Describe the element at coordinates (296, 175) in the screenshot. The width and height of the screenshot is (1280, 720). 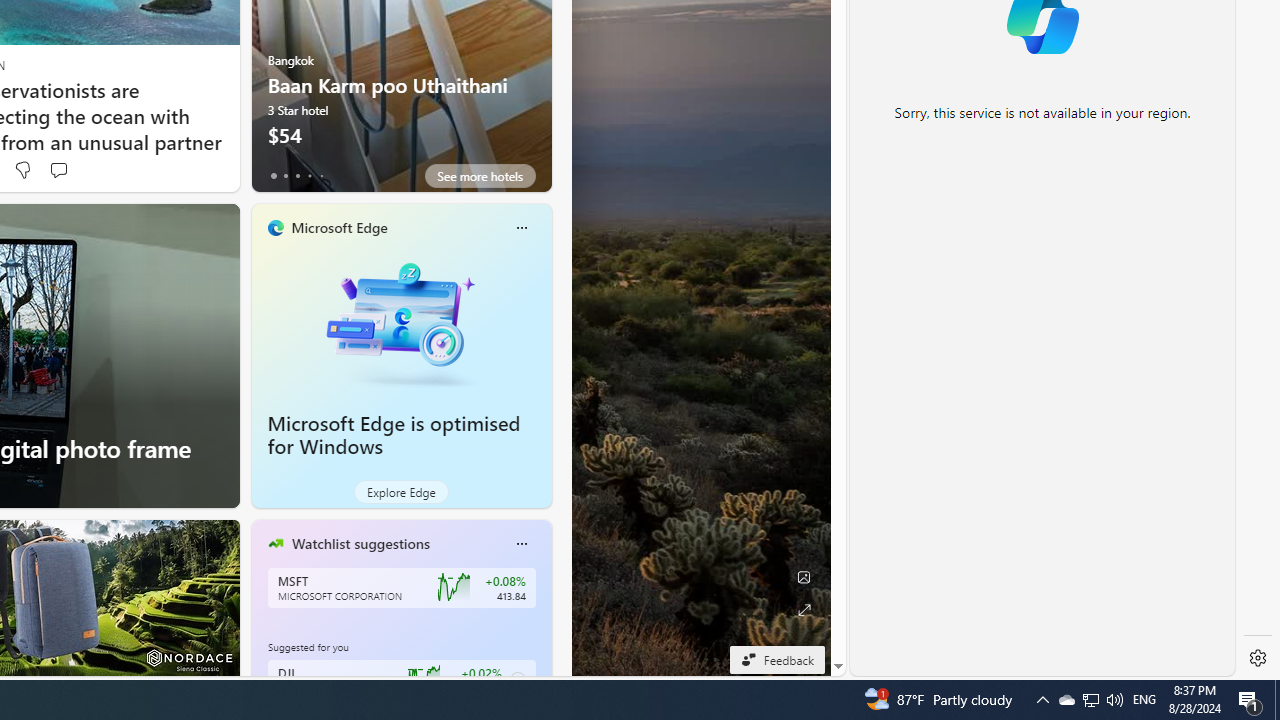
I see `'tab-2'` at that location.